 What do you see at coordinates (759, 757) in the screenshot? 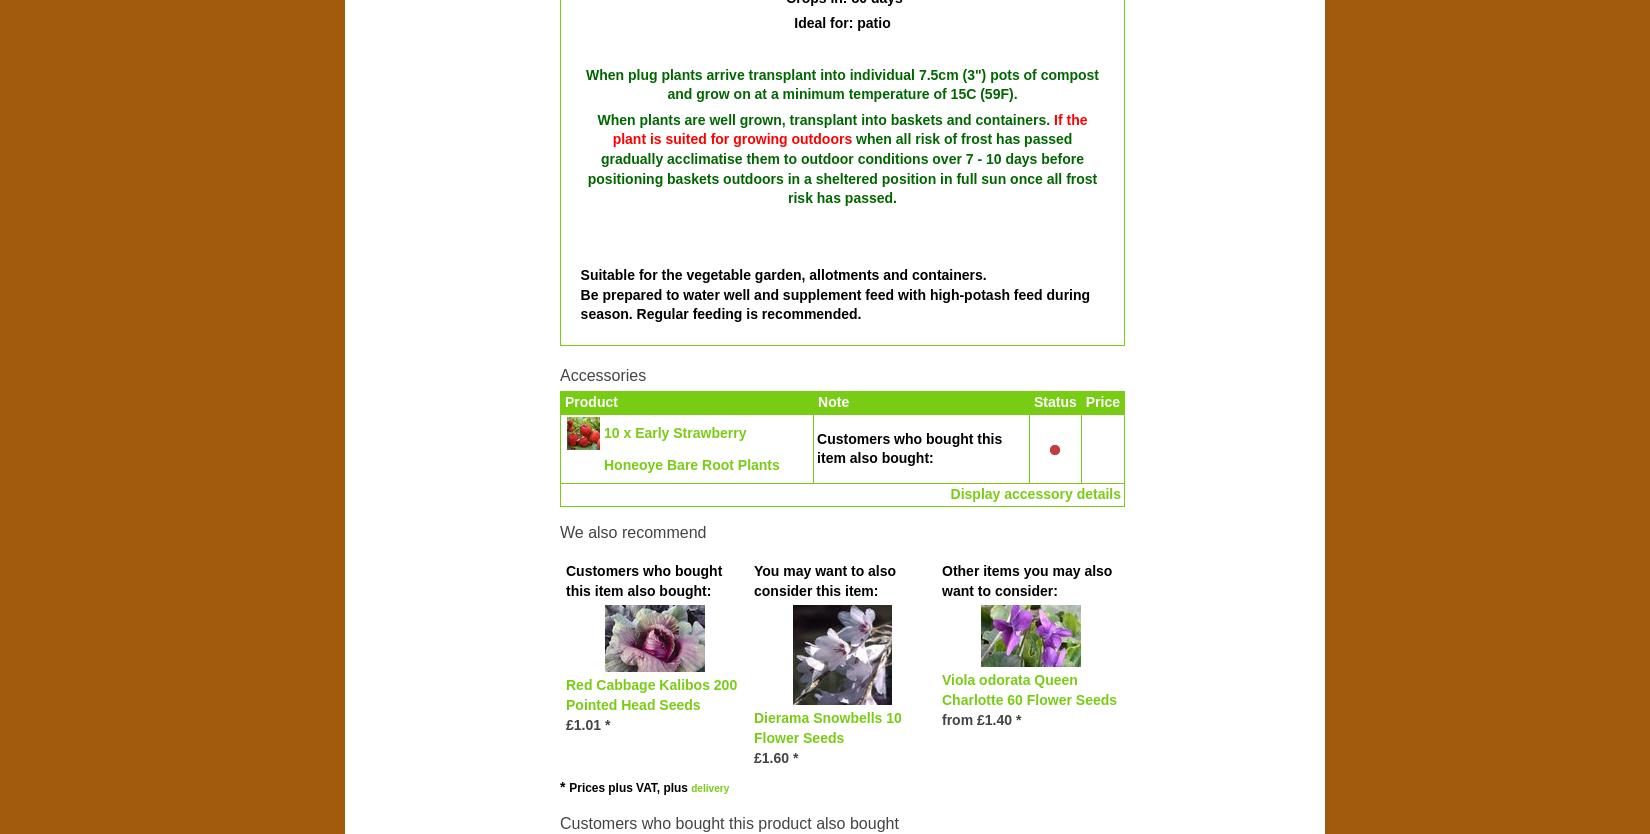
I see `'1.60'` at bounding box center [759, 757].